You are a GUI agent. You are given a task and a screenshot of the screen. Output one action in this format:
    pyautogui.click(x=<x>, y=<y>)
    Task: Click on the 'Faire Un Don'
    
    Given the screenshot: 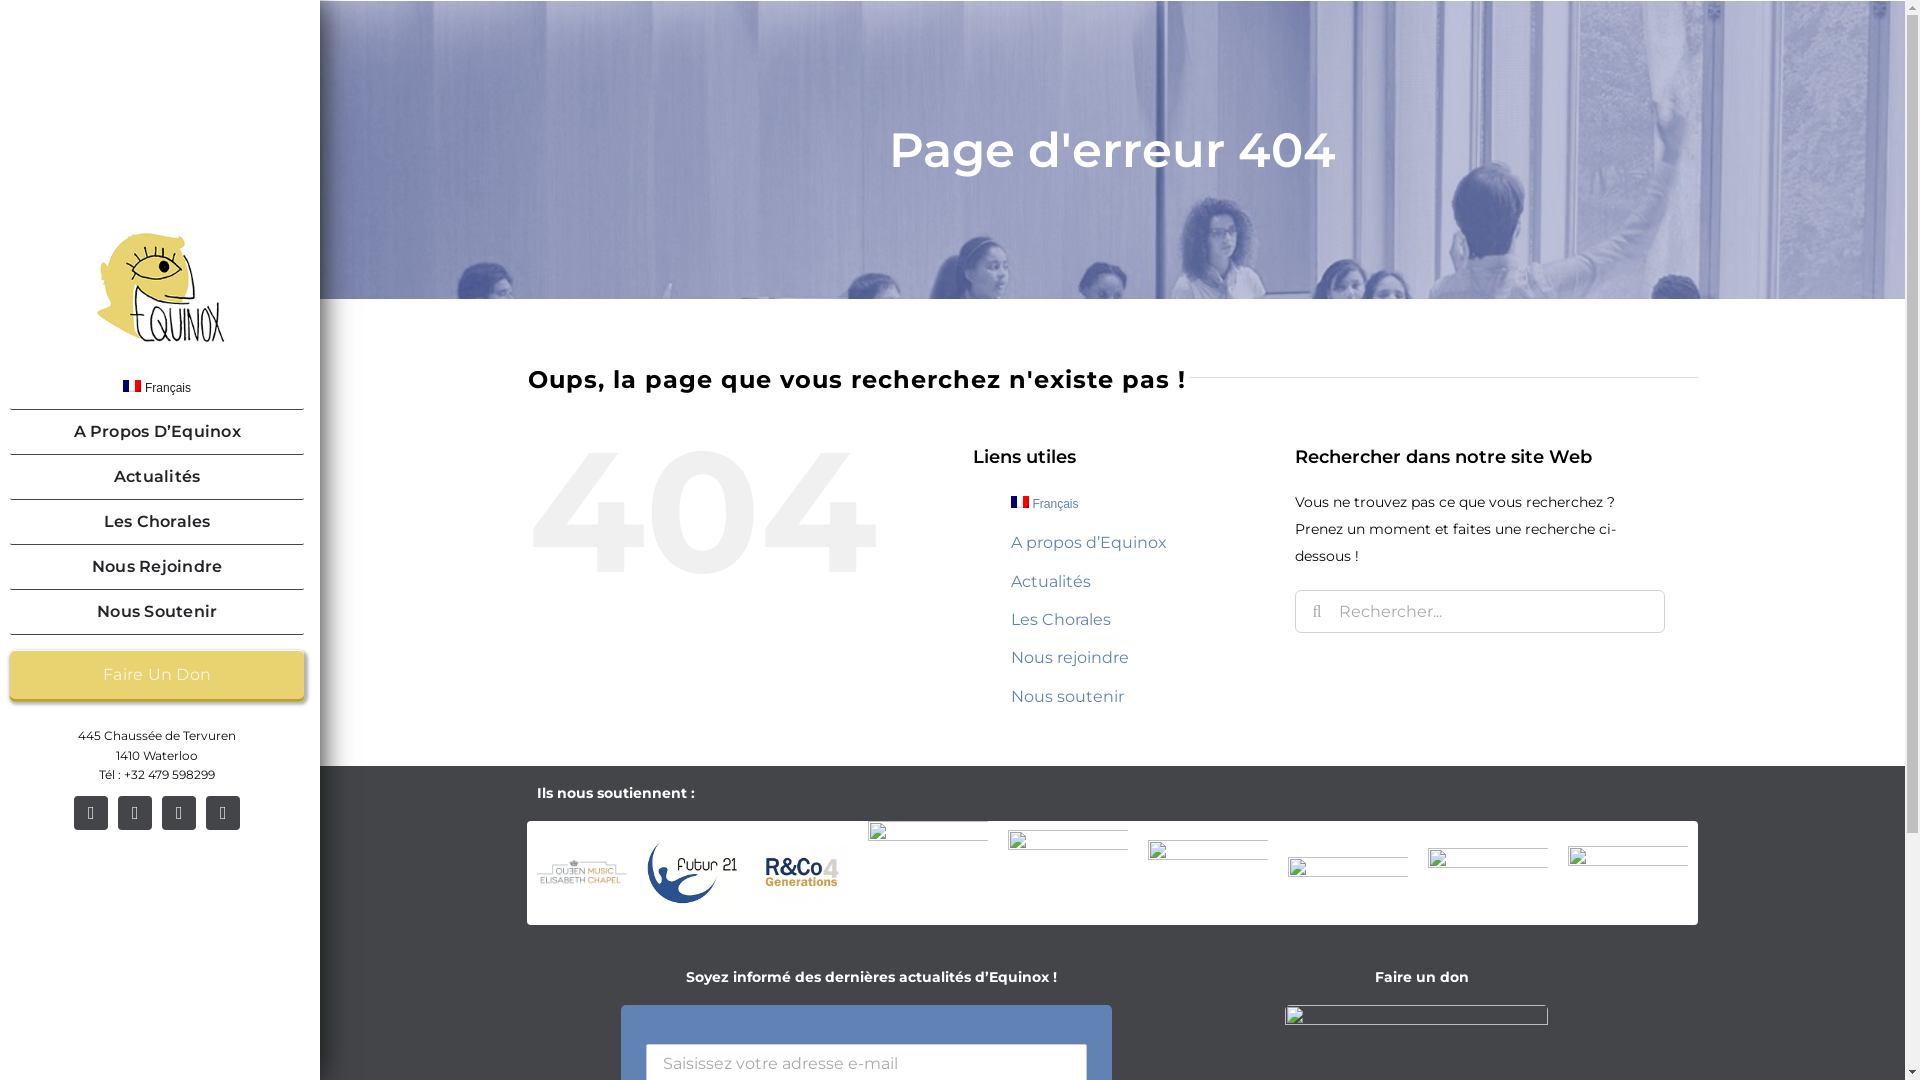 What is the action you would take?
    pyautogui.click(x=156, y=674)
    